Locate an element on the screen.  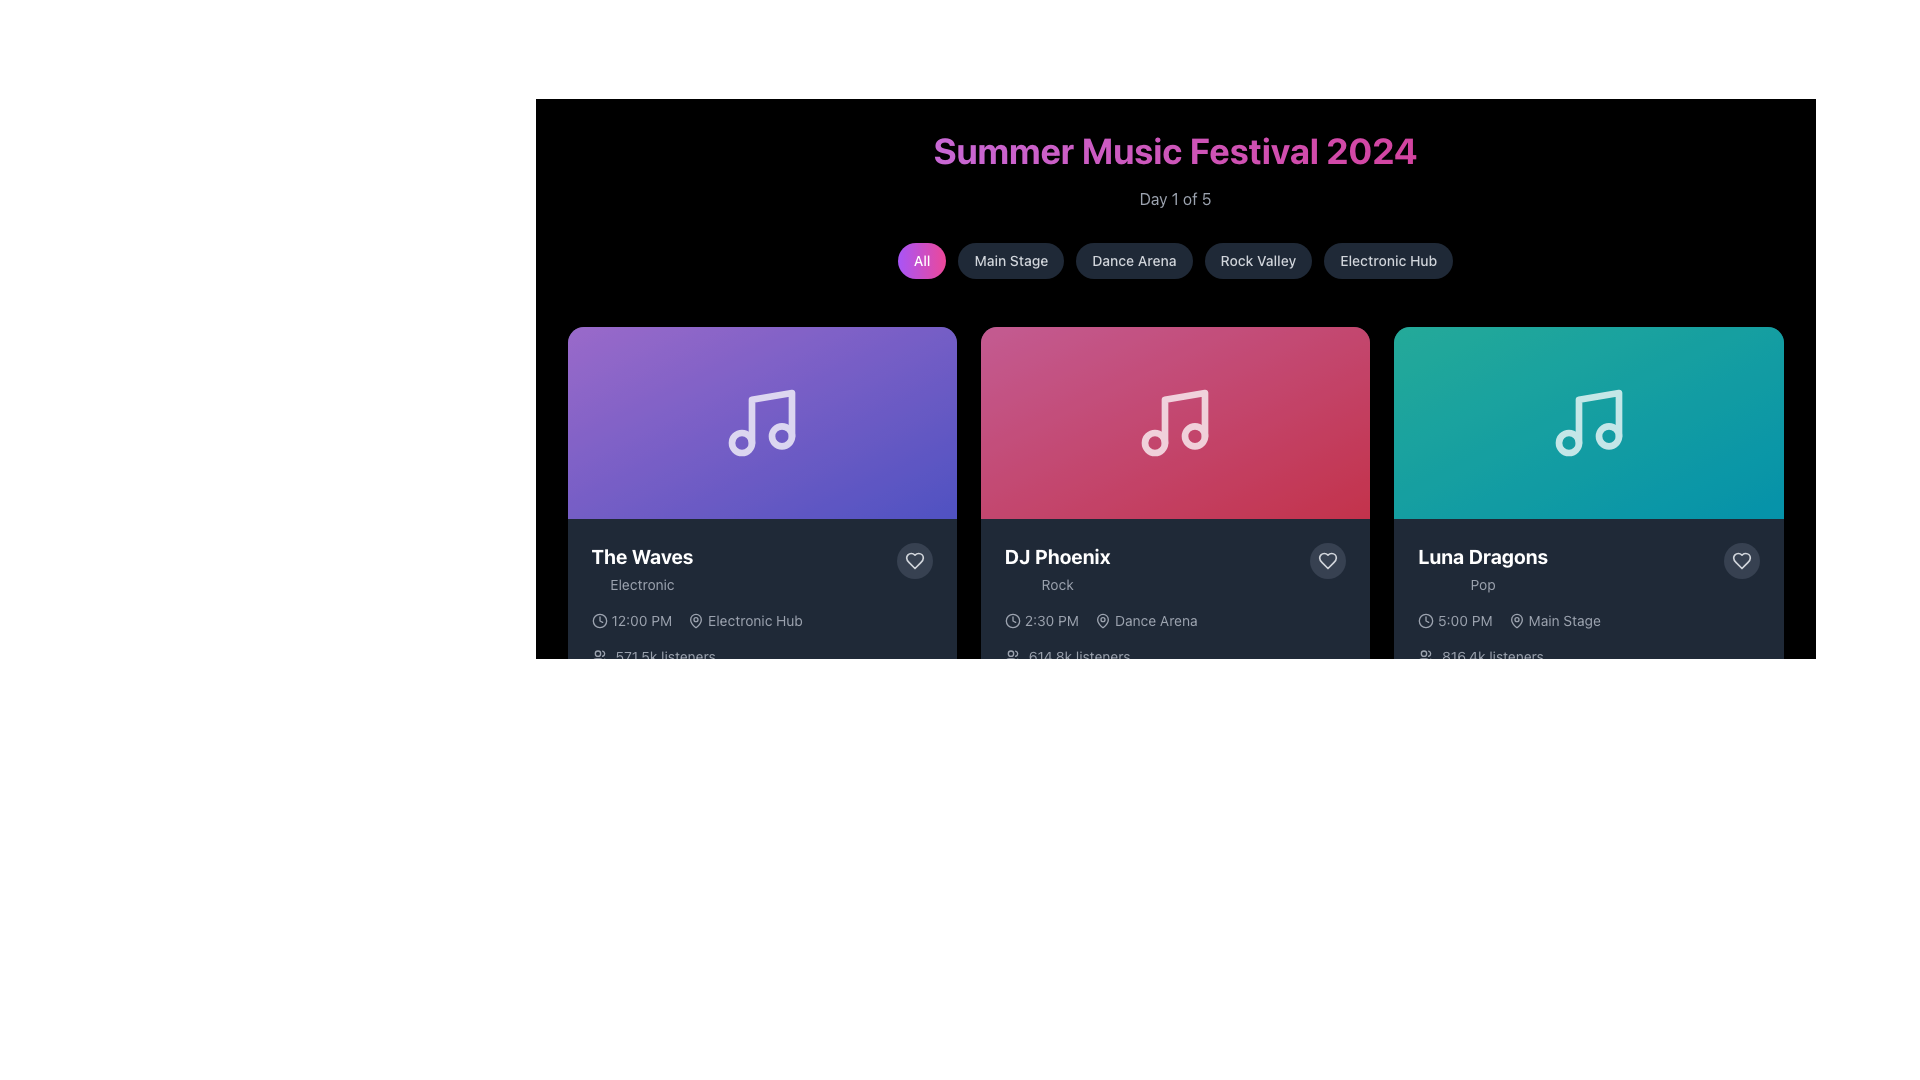
time label '2:30 PM' with the clock icon that is located in the middle-left section of the details card for 'DJ Phoenix' under the 'Summer Music Festival 2024' section is located at coordinates (1040, 620).